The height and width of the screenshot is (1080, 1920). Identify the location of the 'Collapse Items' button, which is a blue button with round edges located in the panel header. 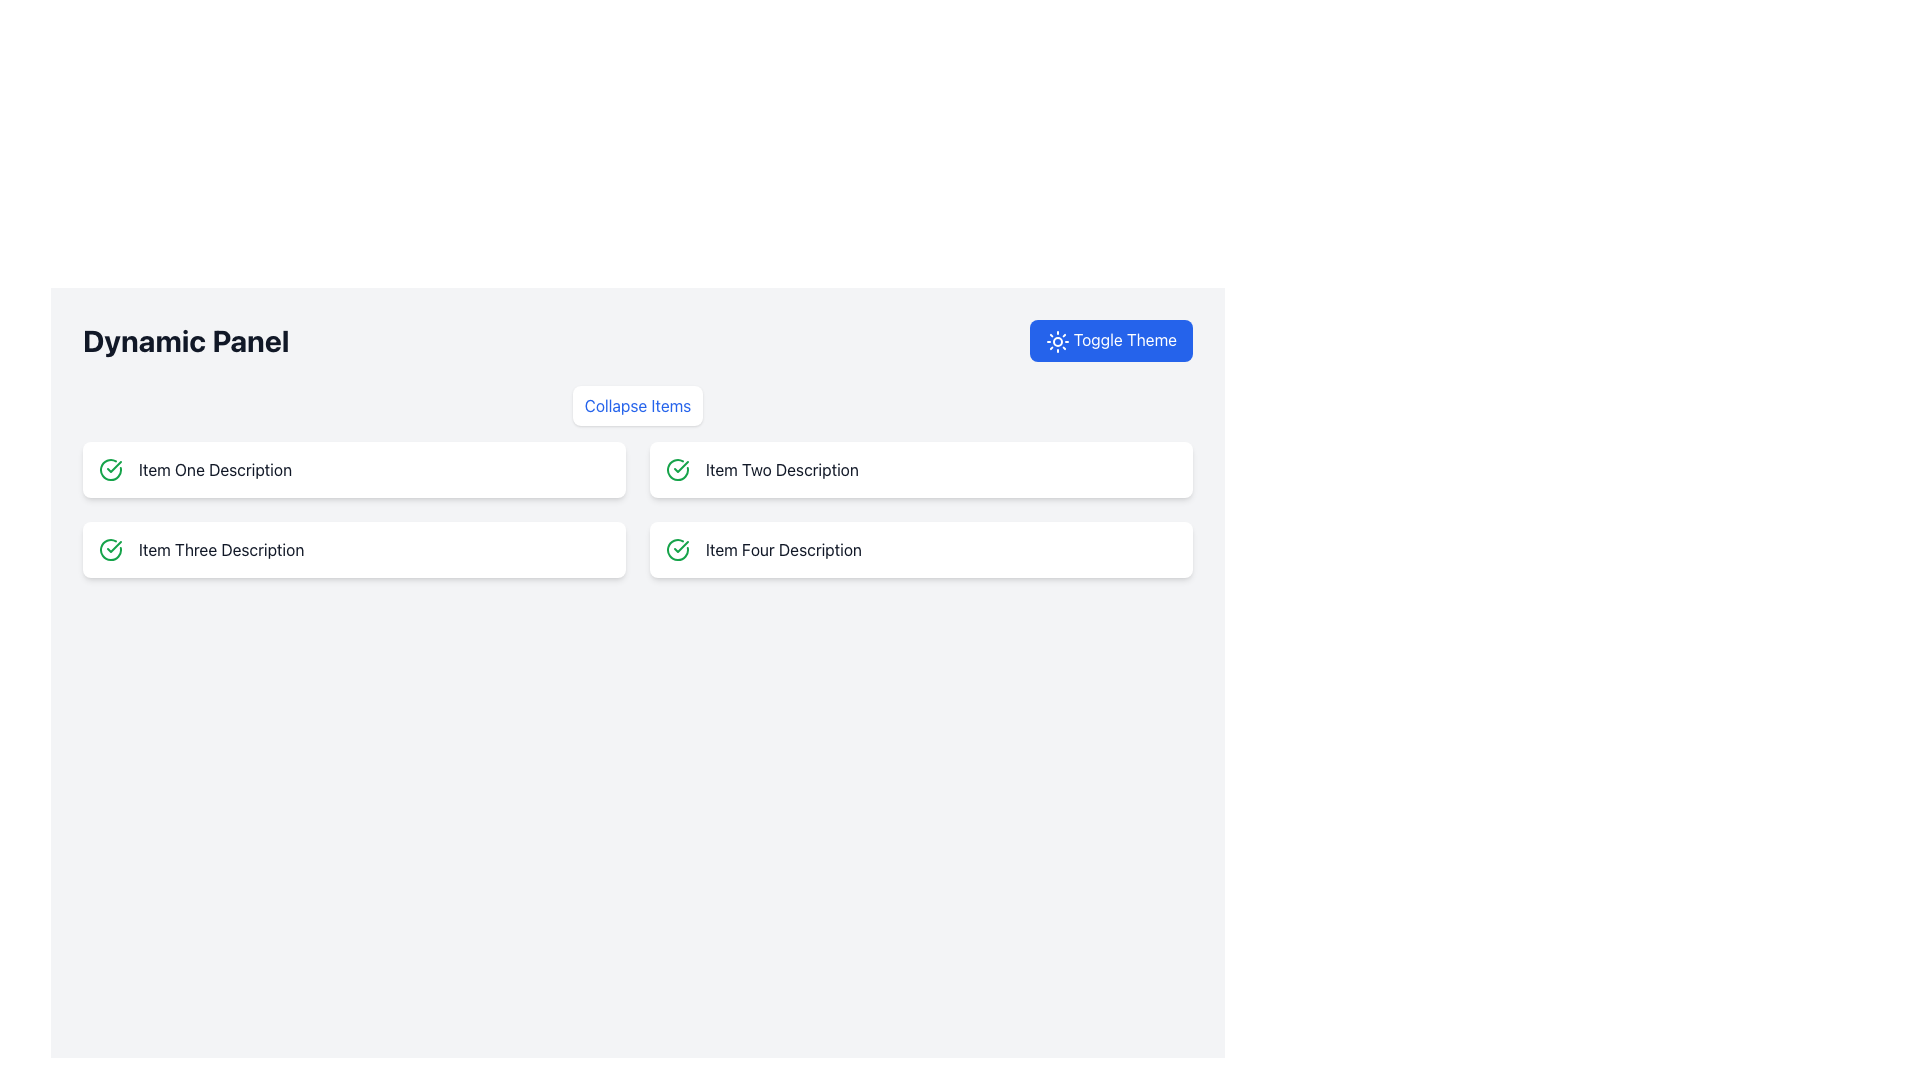
(637, 405).